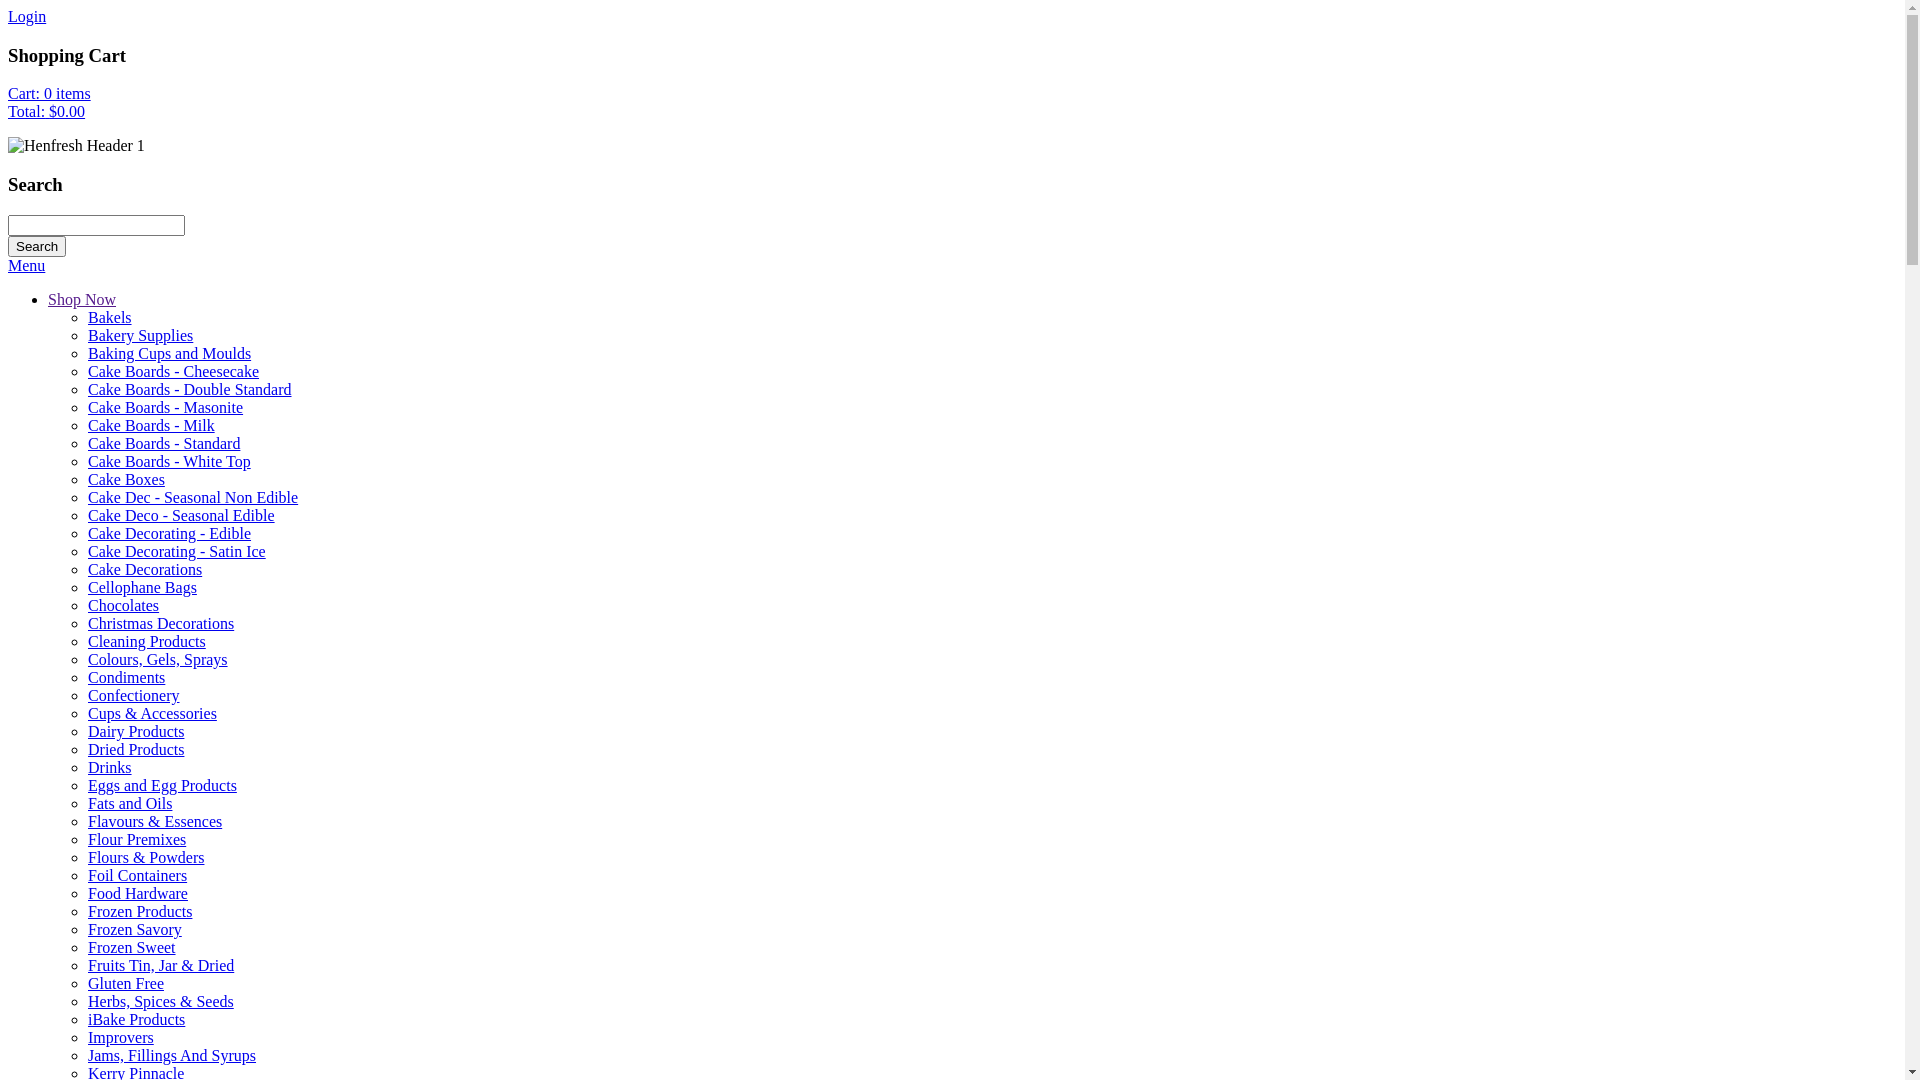 This screenshot has width=1920, height=1080. What do you see at coordinates (134, 731) in the screenshot?
I see `'Dairy Products'` at bounding box center [134, 731].